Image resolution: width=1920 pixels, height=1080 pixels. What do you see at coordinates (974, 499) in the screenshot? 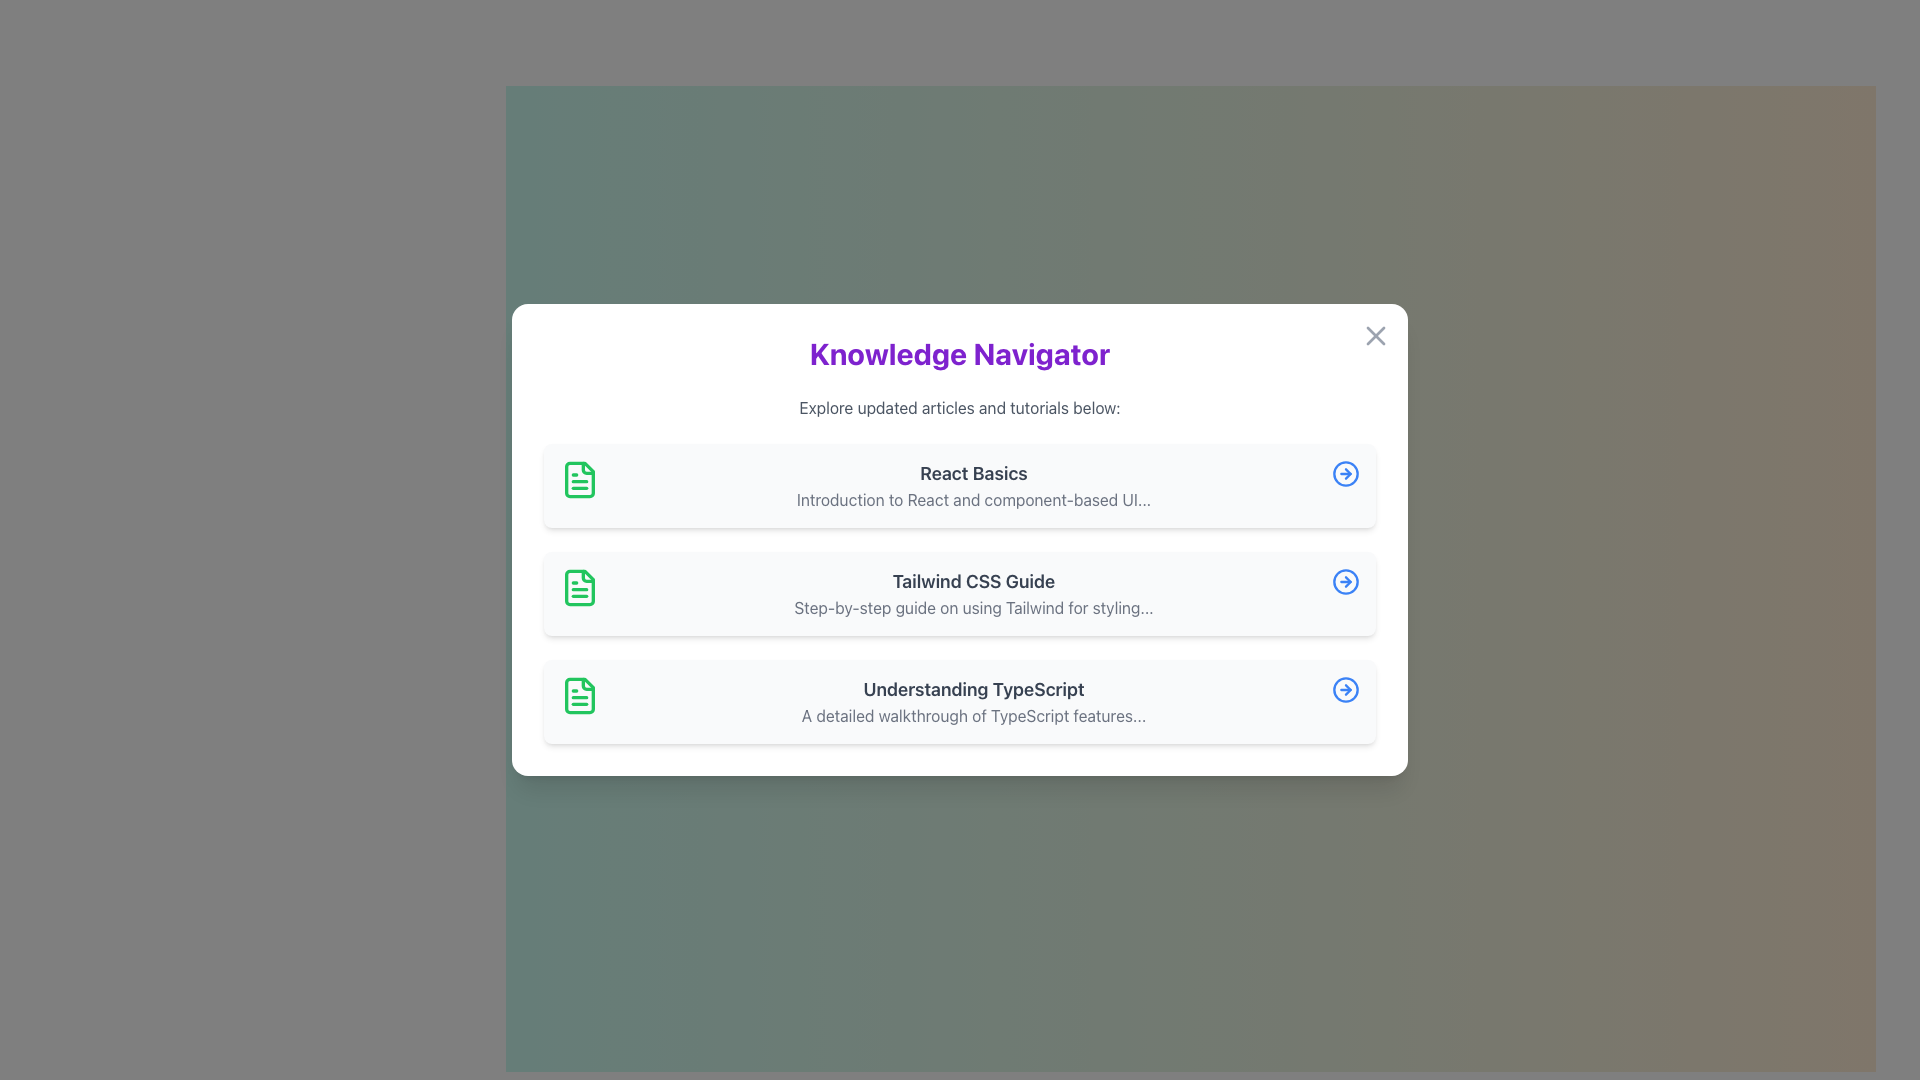
I see `the text line displaying 'Introduction to React and component-based UI...' which is styled in subdued gray and located below the title 'React Basics'` at bounding box center [974, 499].